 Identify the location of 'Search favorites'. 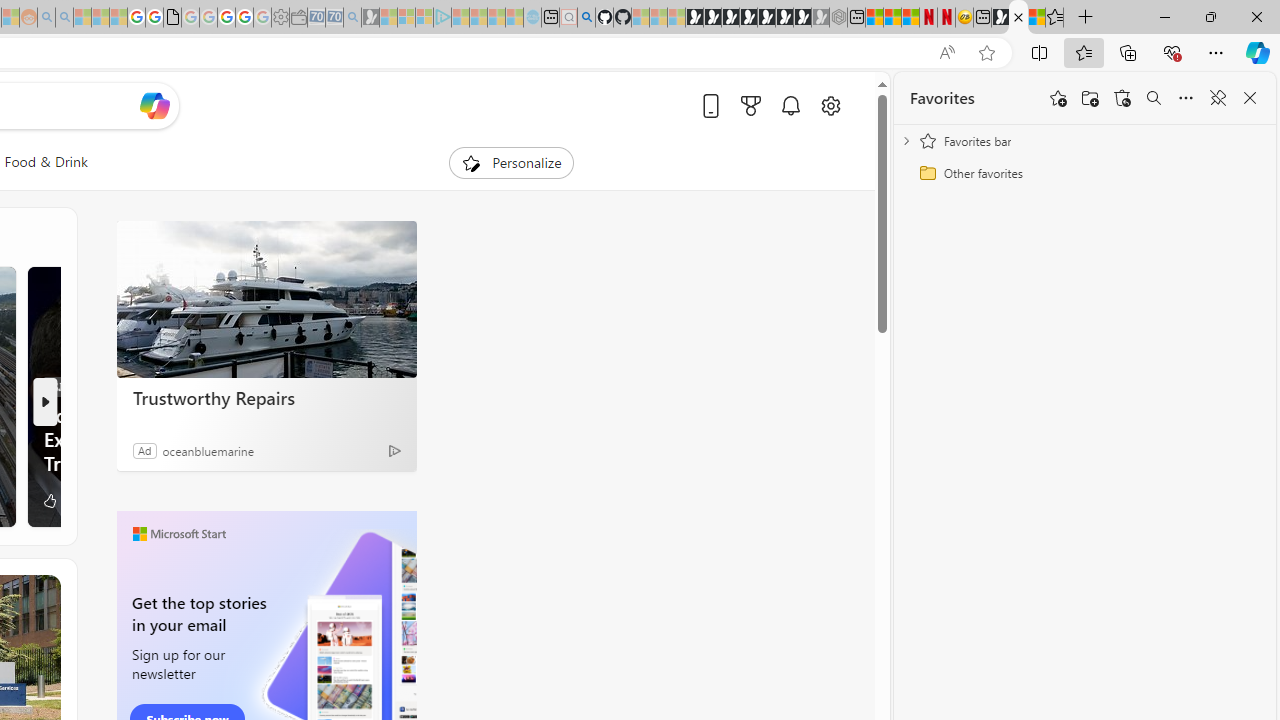
(1153, 98).